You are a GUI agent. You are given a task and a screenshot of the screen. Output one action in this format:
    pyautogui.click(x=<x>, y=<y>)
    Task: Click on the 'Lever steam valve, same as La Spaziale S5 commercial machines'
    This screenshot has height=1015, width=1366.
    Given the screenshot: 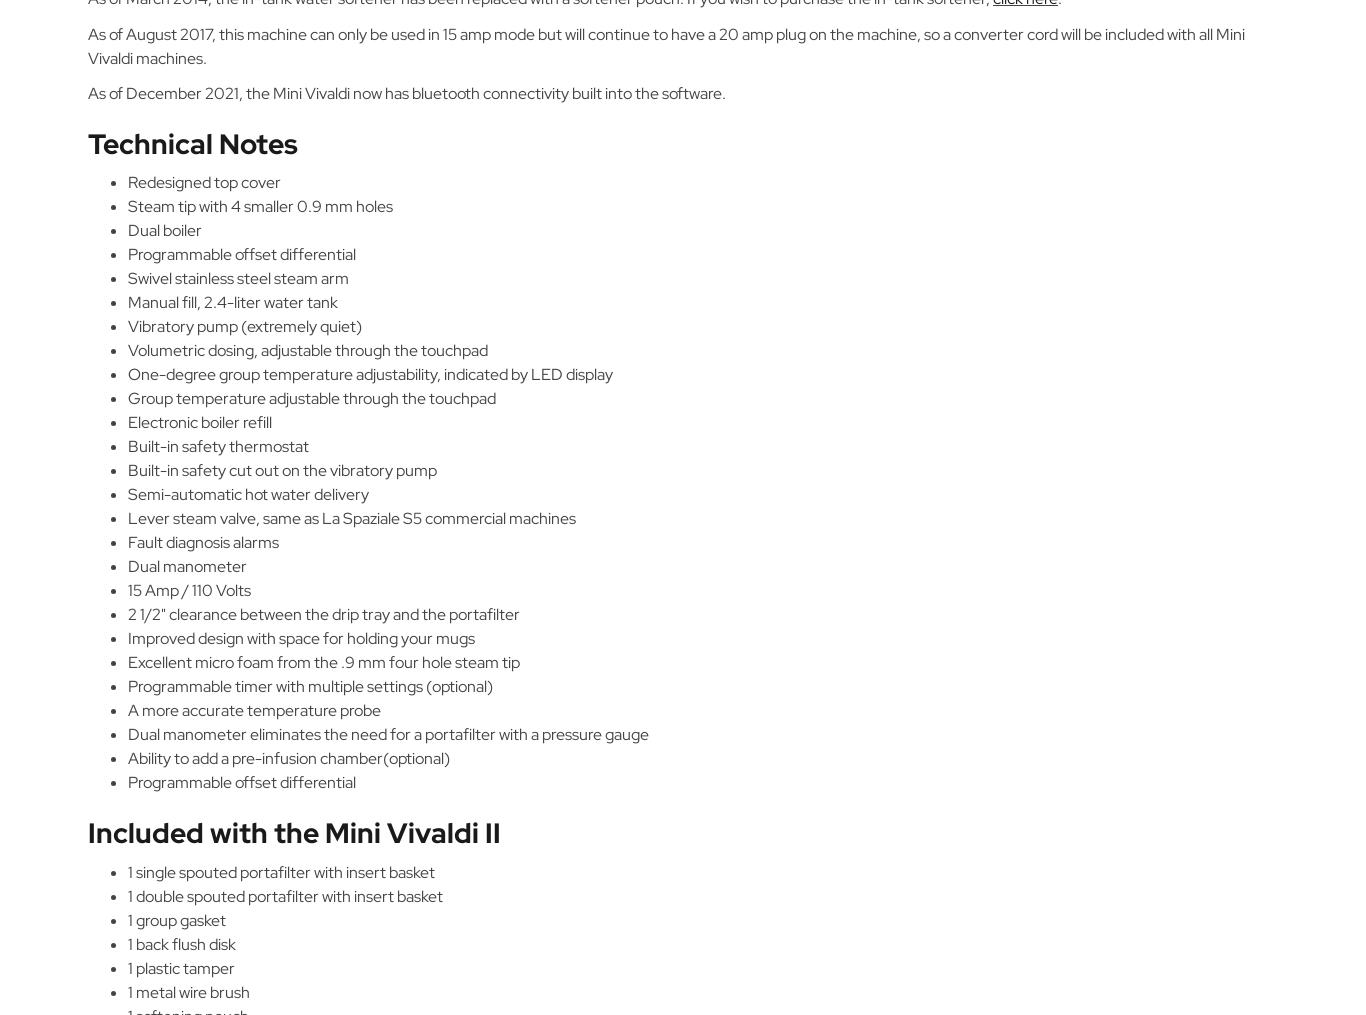 What is the action you would take?
    pyautogui.click(x=351, y=518)
    